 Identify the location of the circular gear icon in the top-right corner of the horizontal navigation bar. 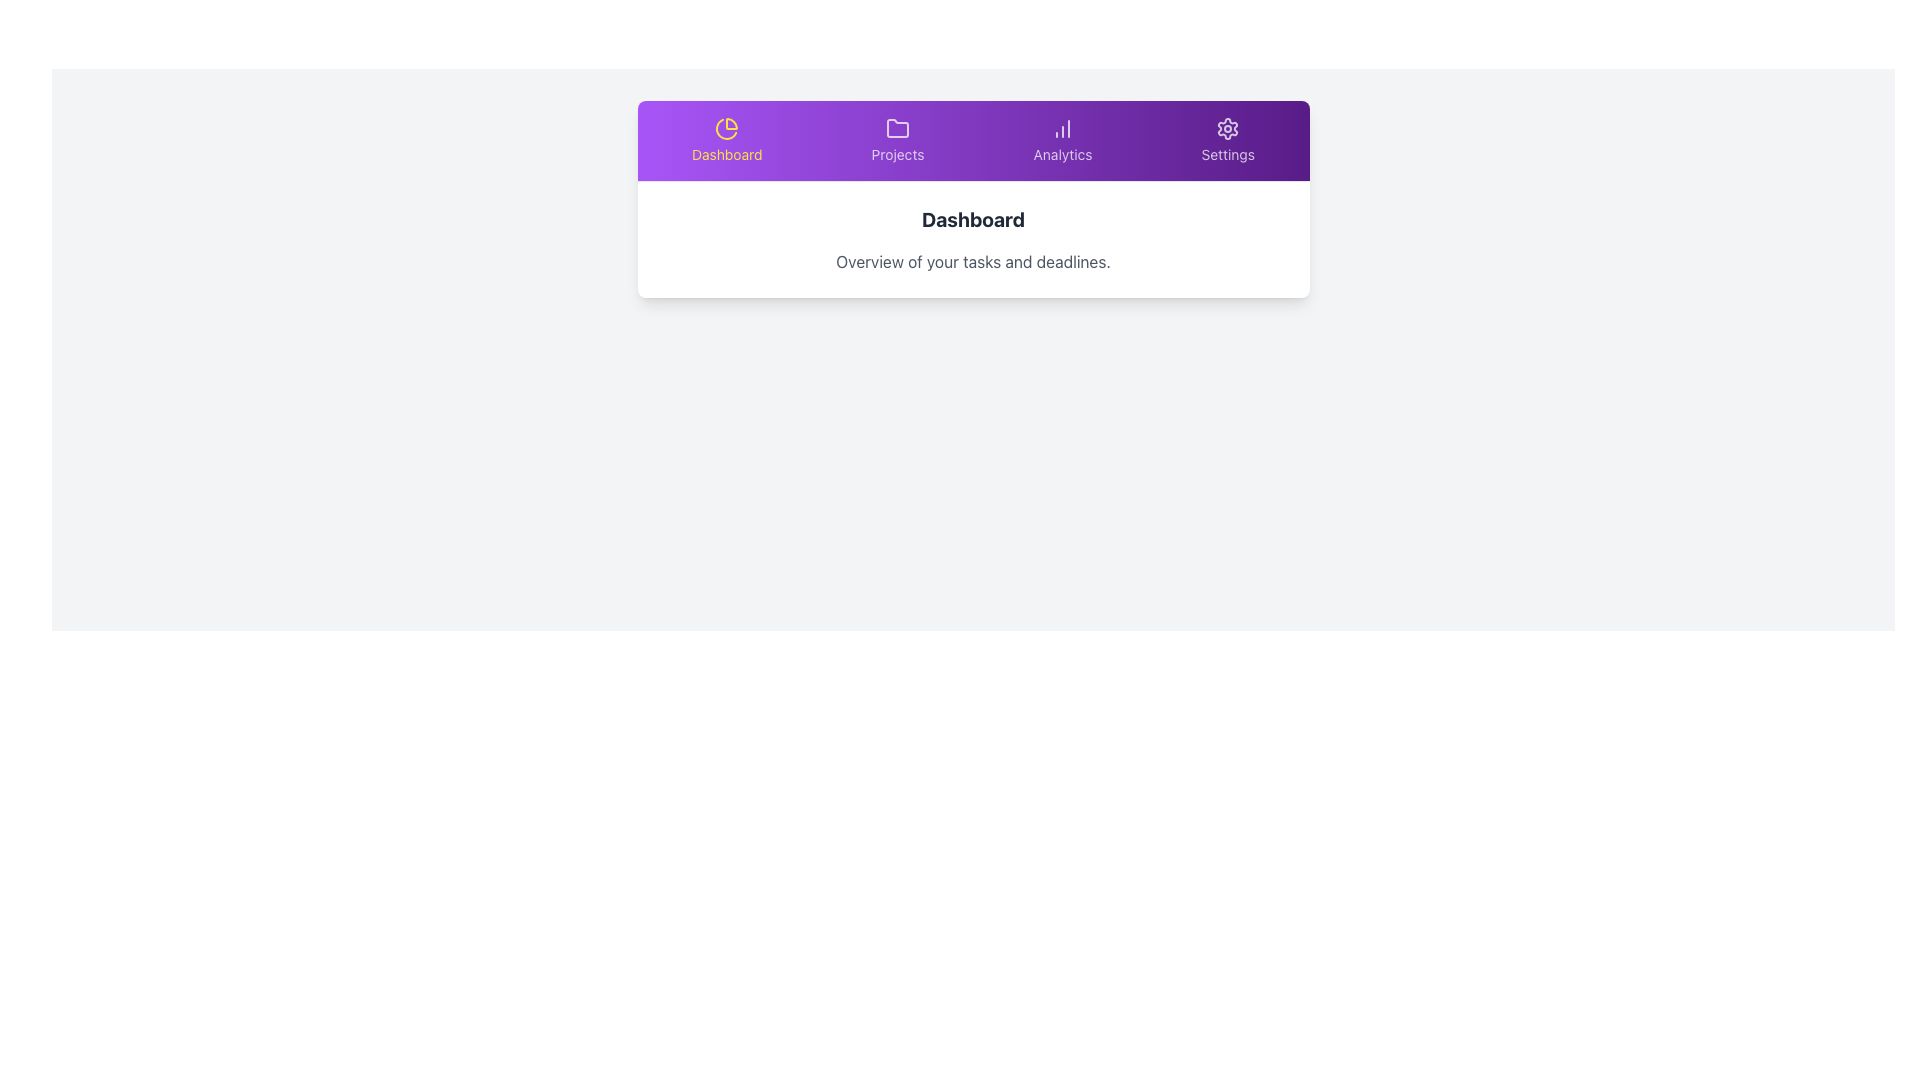
(1227, 128).